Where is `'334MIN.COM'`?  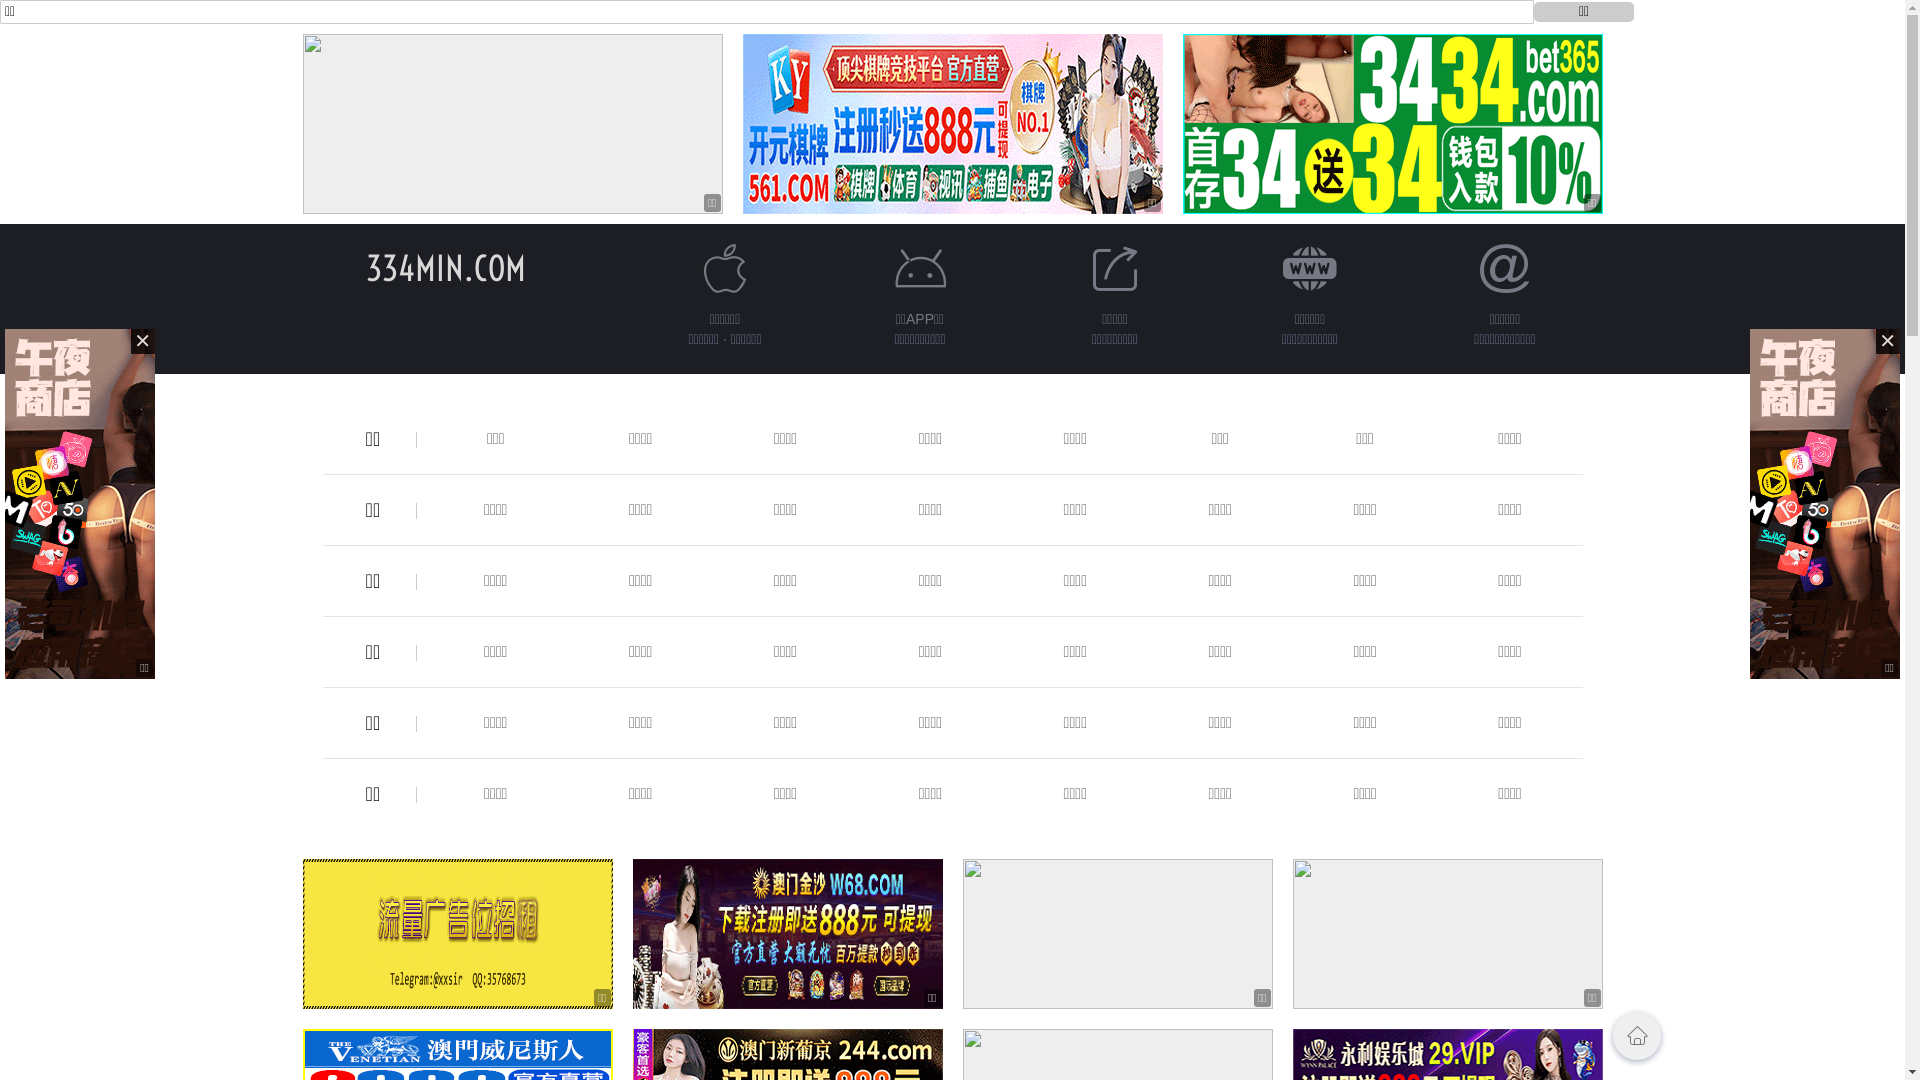 '334MIN.COM' is located at coordinates (445, 267).